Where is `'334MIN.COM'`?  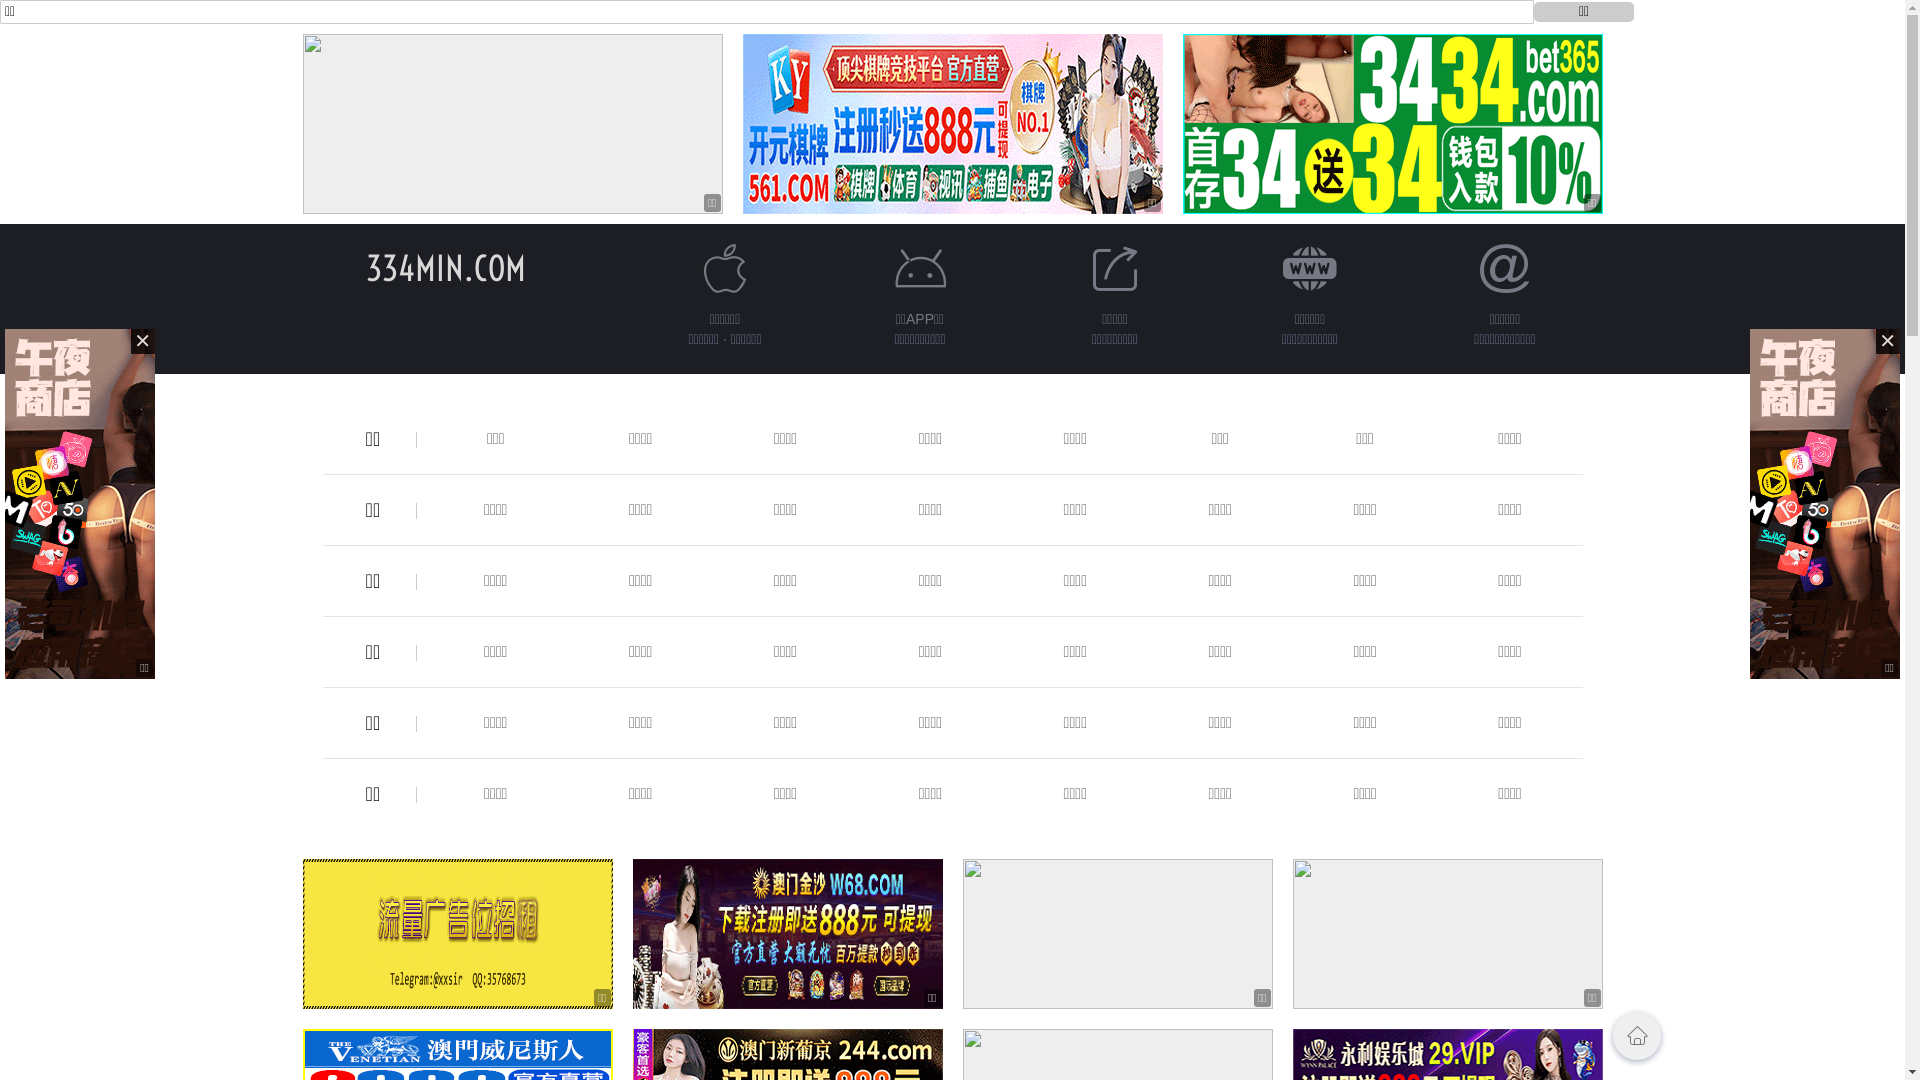 '334MIN.COM' is located at coordinates (445, 267).